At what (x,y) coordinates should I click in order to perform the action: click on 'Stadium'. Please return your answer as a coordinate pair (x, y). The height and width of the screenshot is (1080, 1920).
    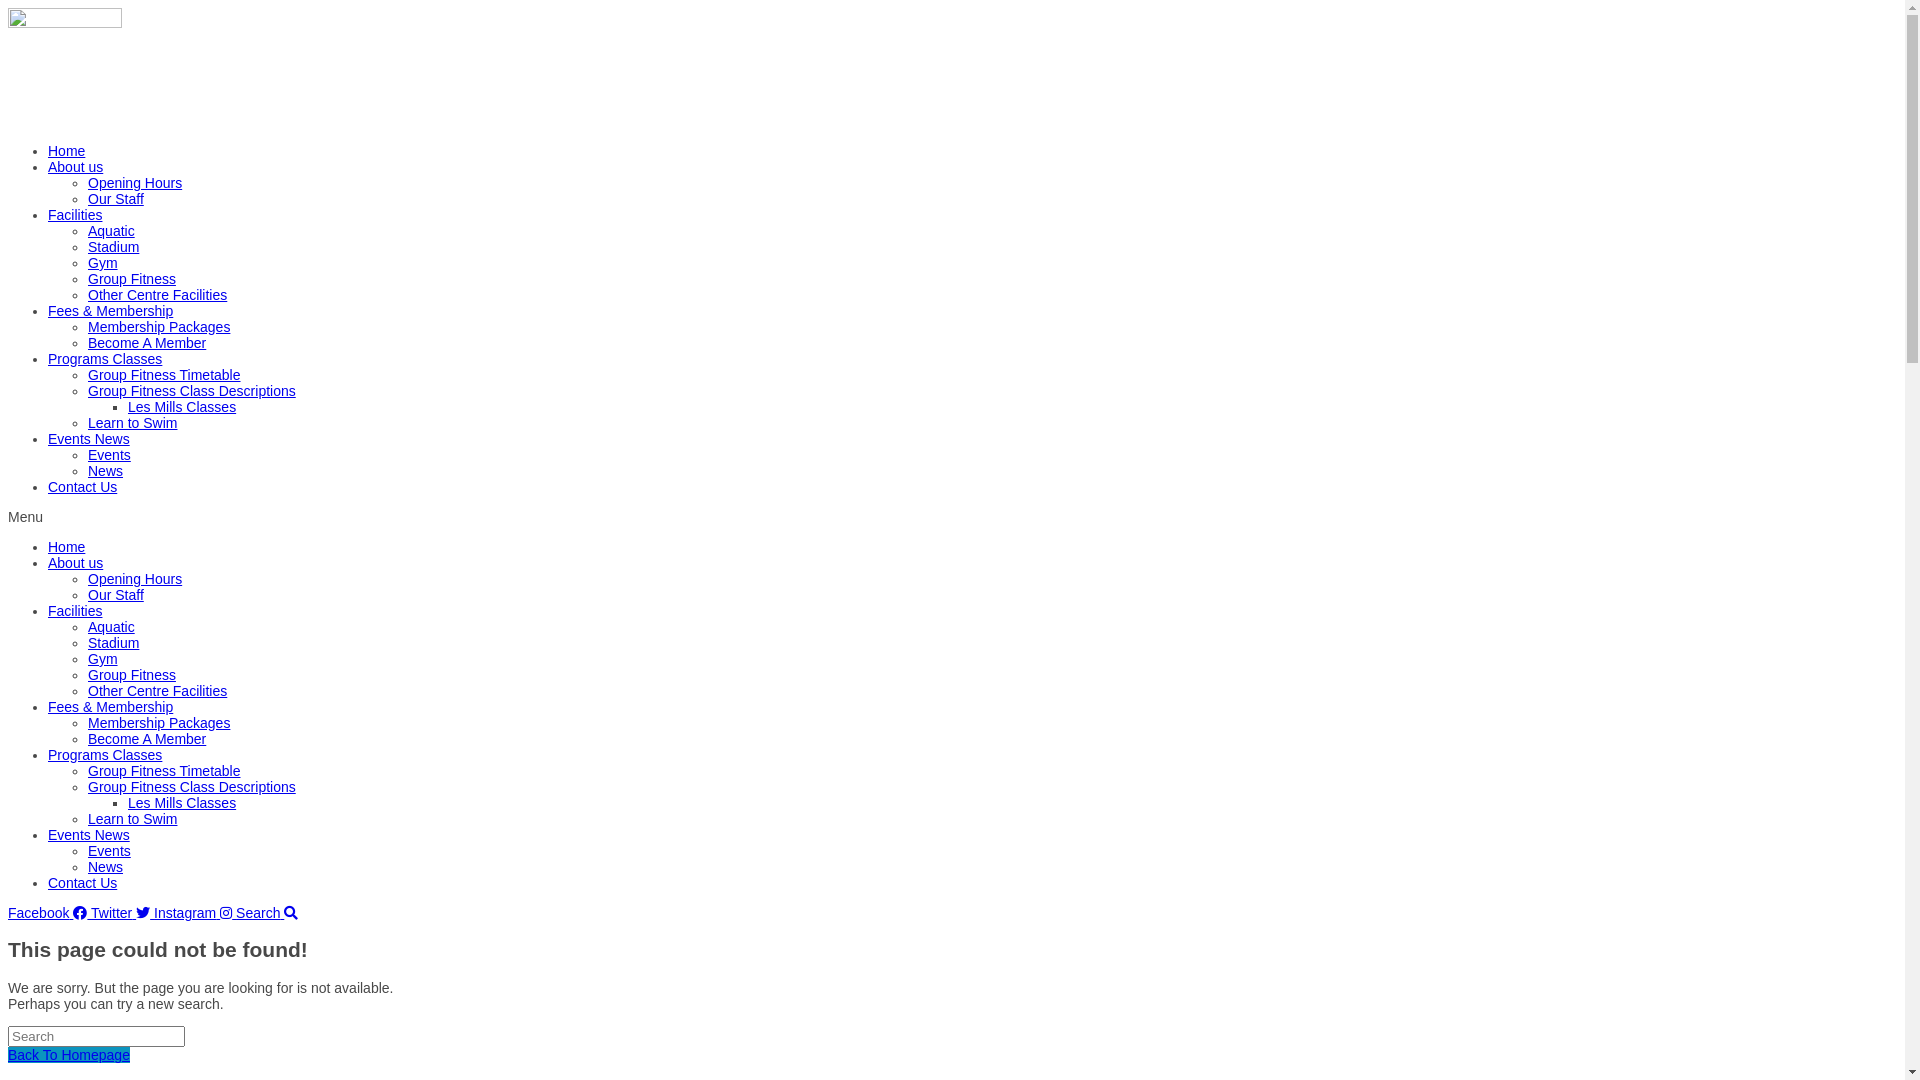
    Looking at the image, I should click on (112, 245).